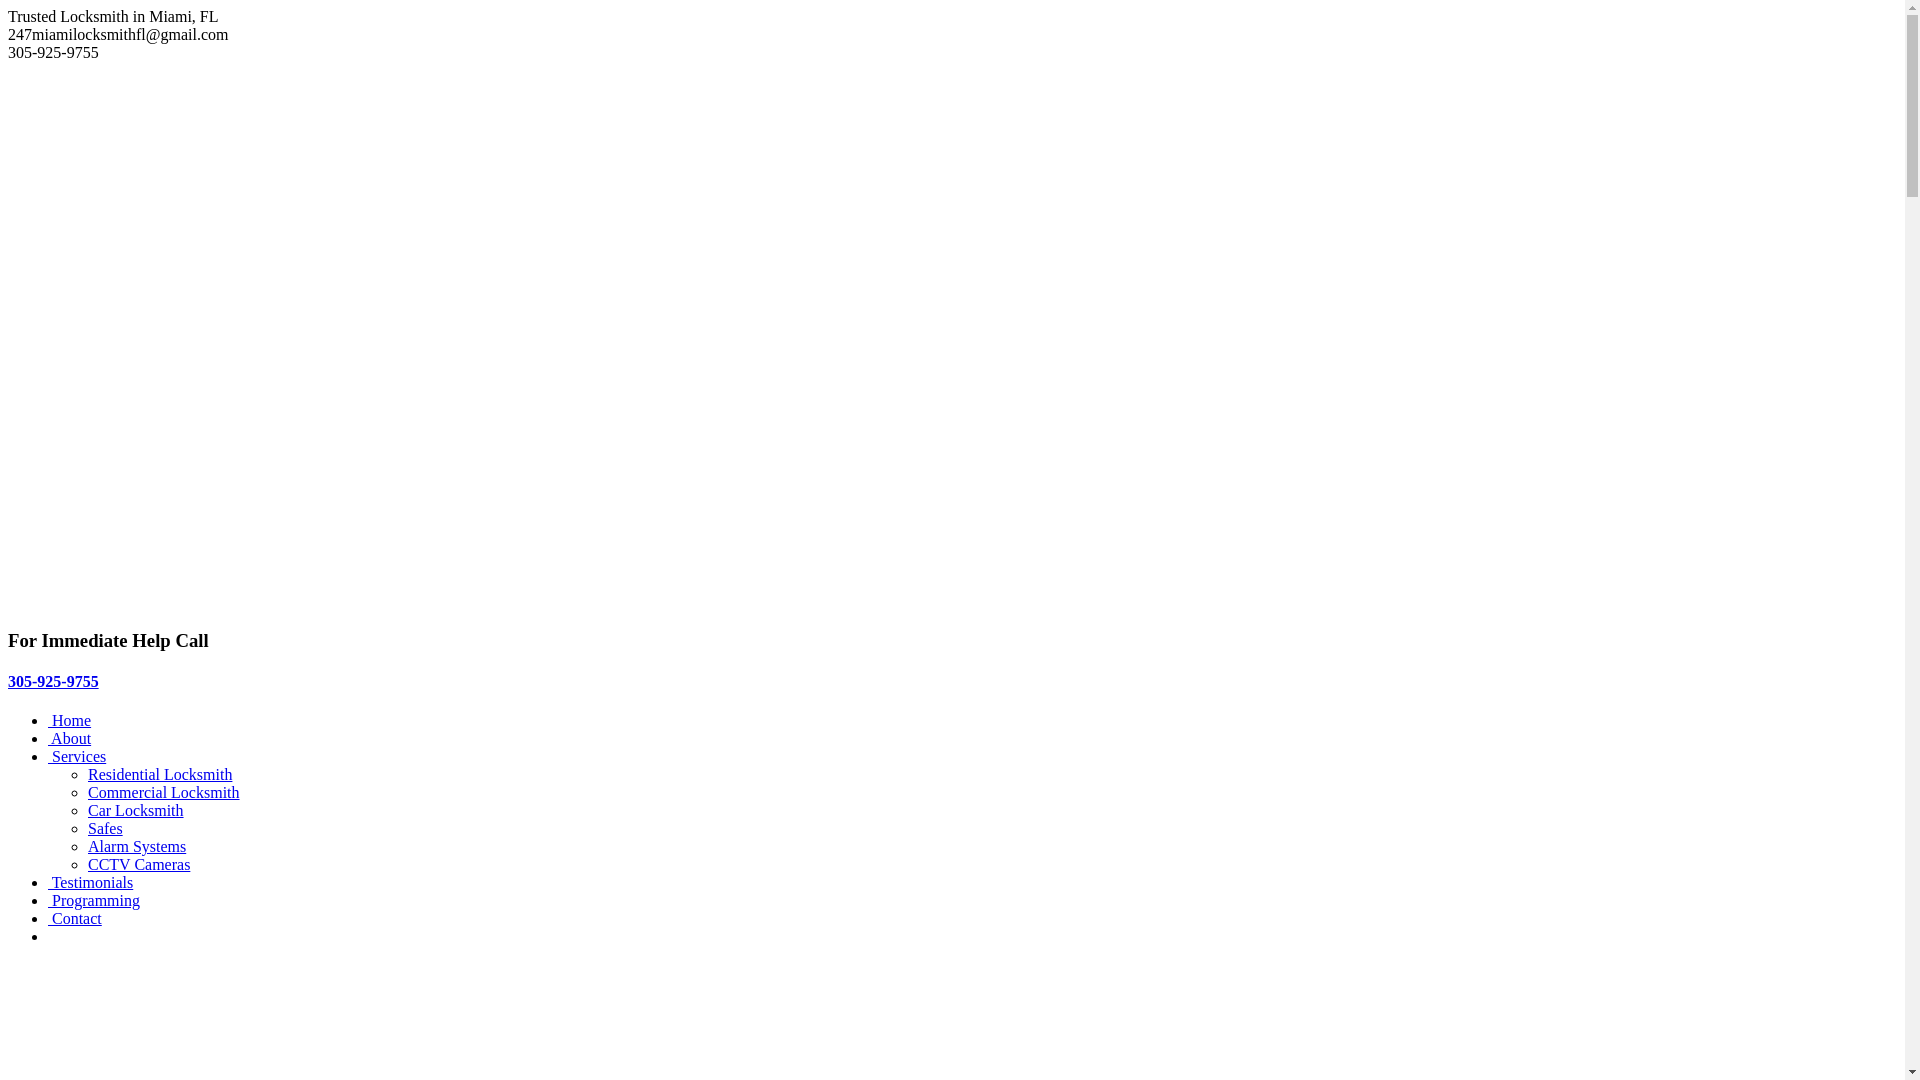  What do you see at coordinates (104, 828) in the screenshot?
I see `'Safes'` at bounding box center [104, 828].